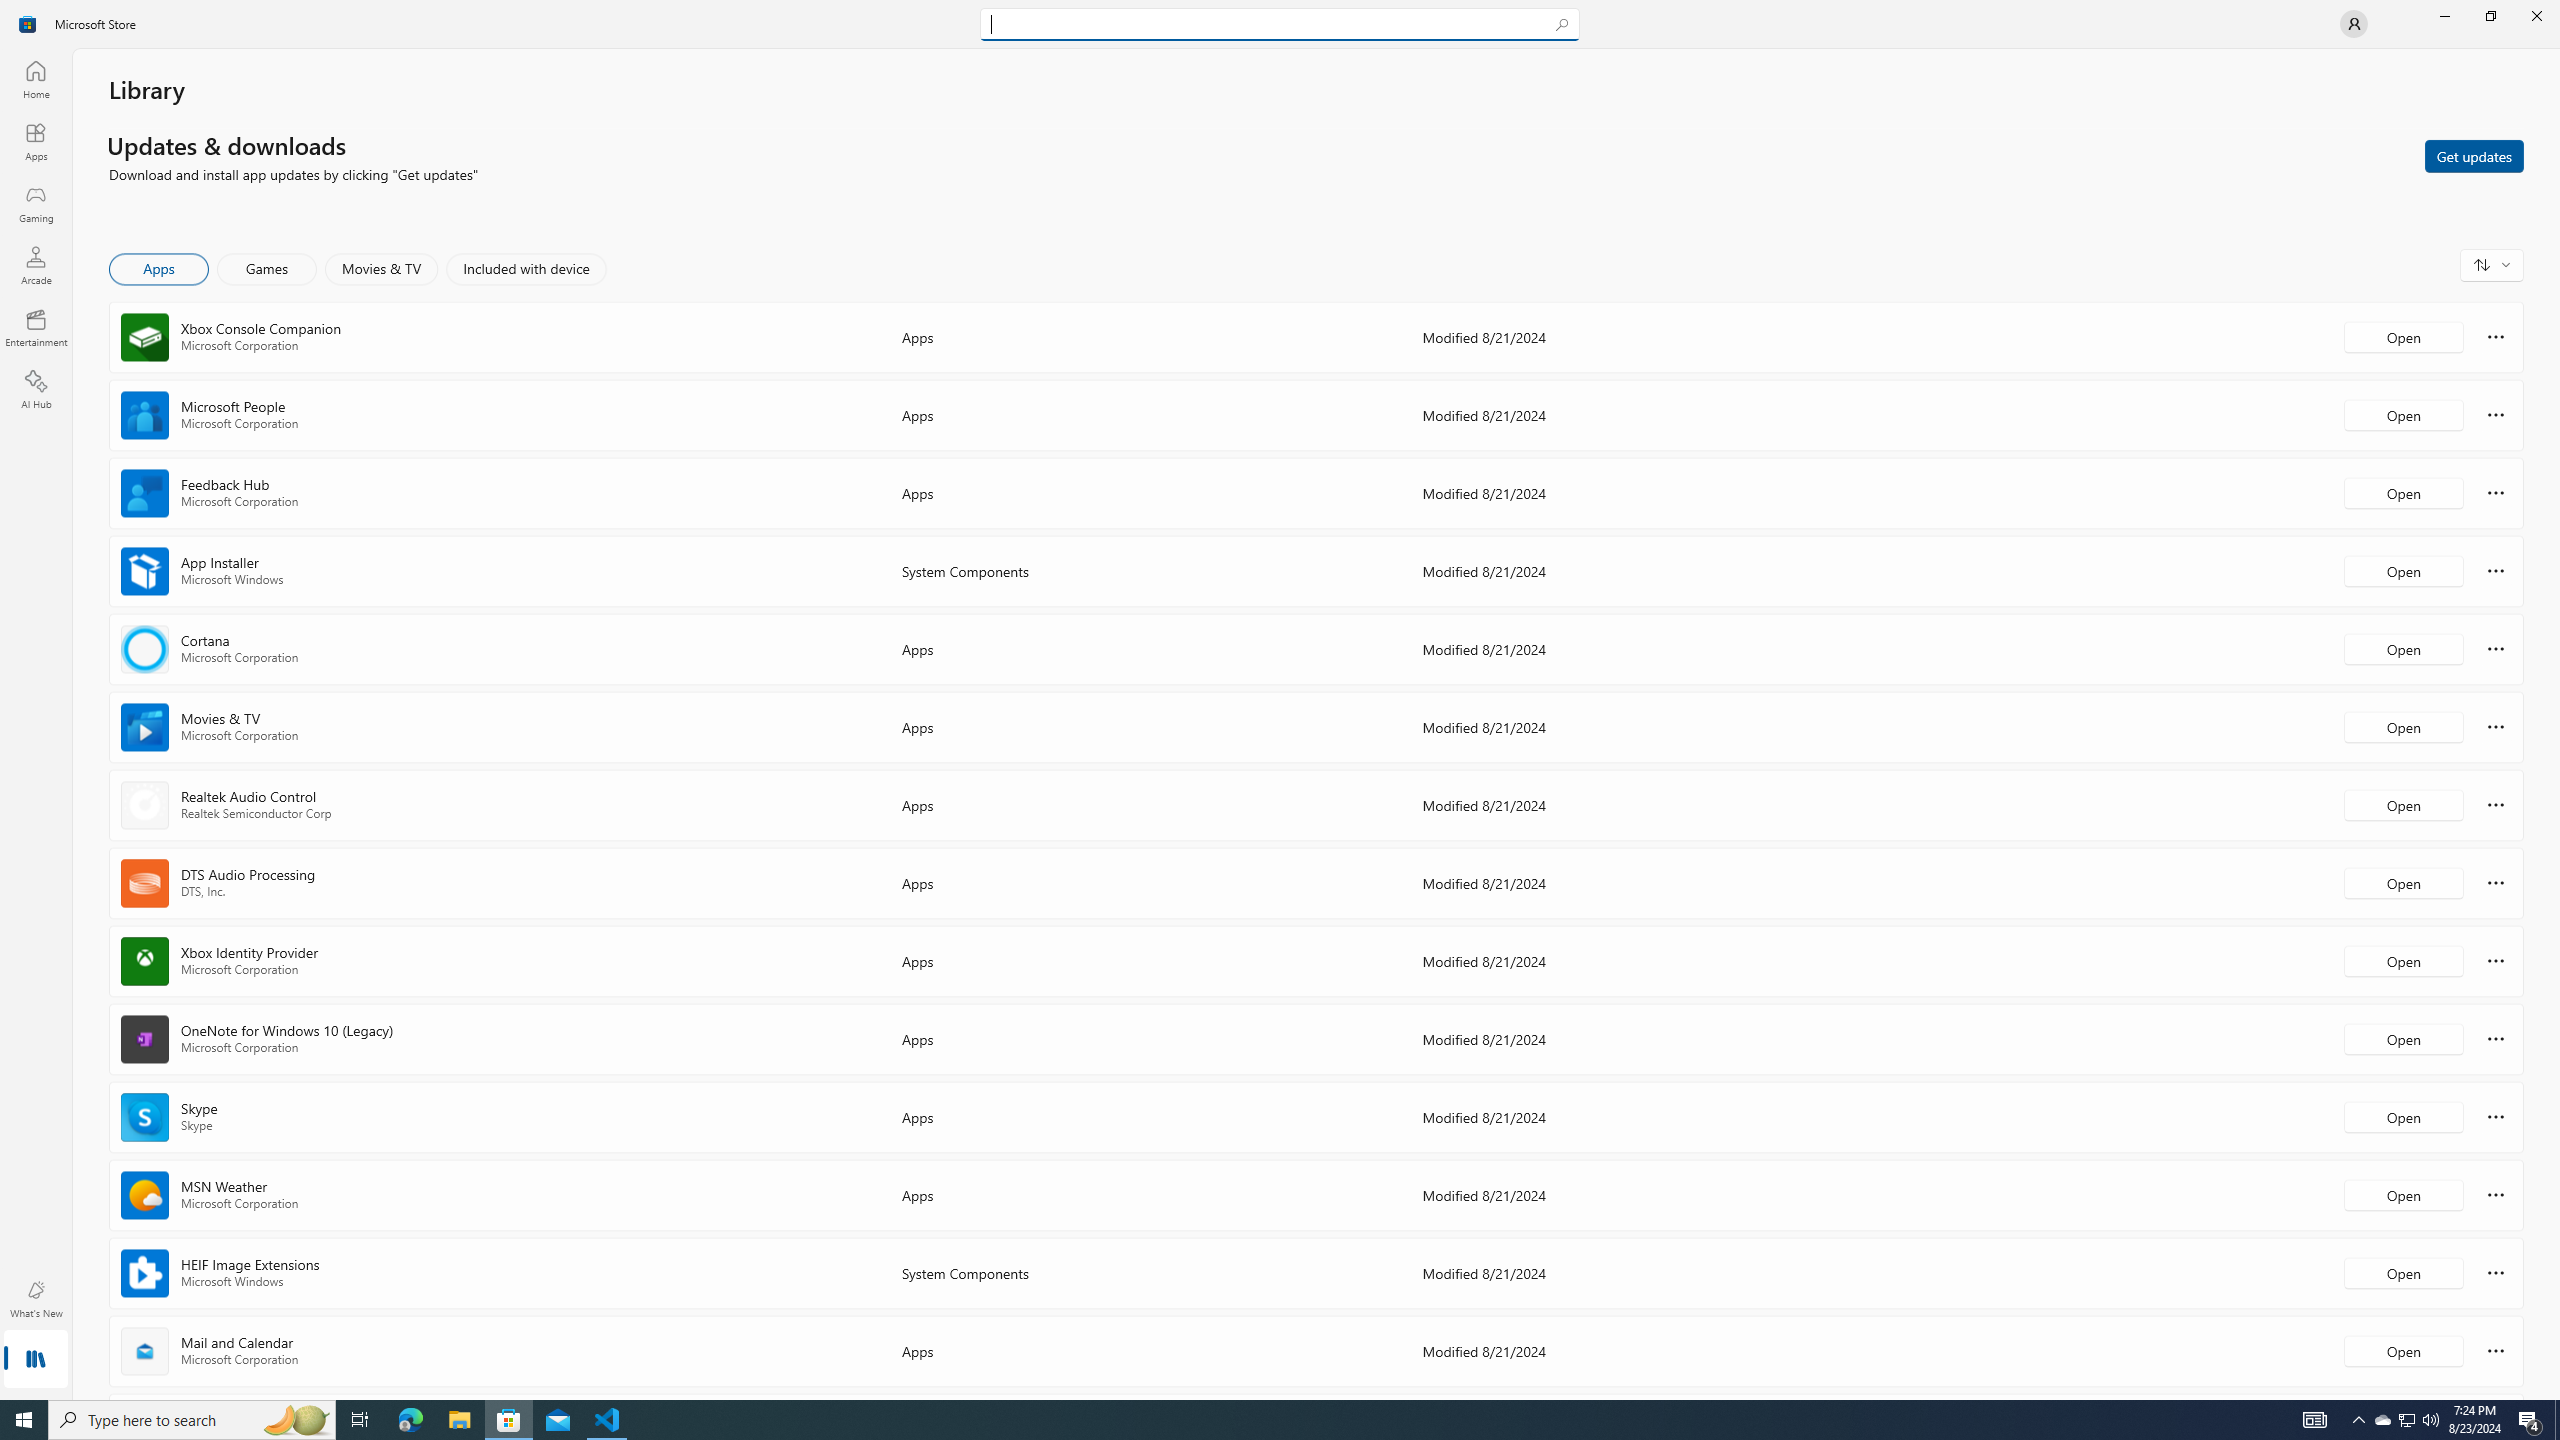  Describe the element at coordinates (34, 1360) in the screenshot. I see `'Library'` at that location.